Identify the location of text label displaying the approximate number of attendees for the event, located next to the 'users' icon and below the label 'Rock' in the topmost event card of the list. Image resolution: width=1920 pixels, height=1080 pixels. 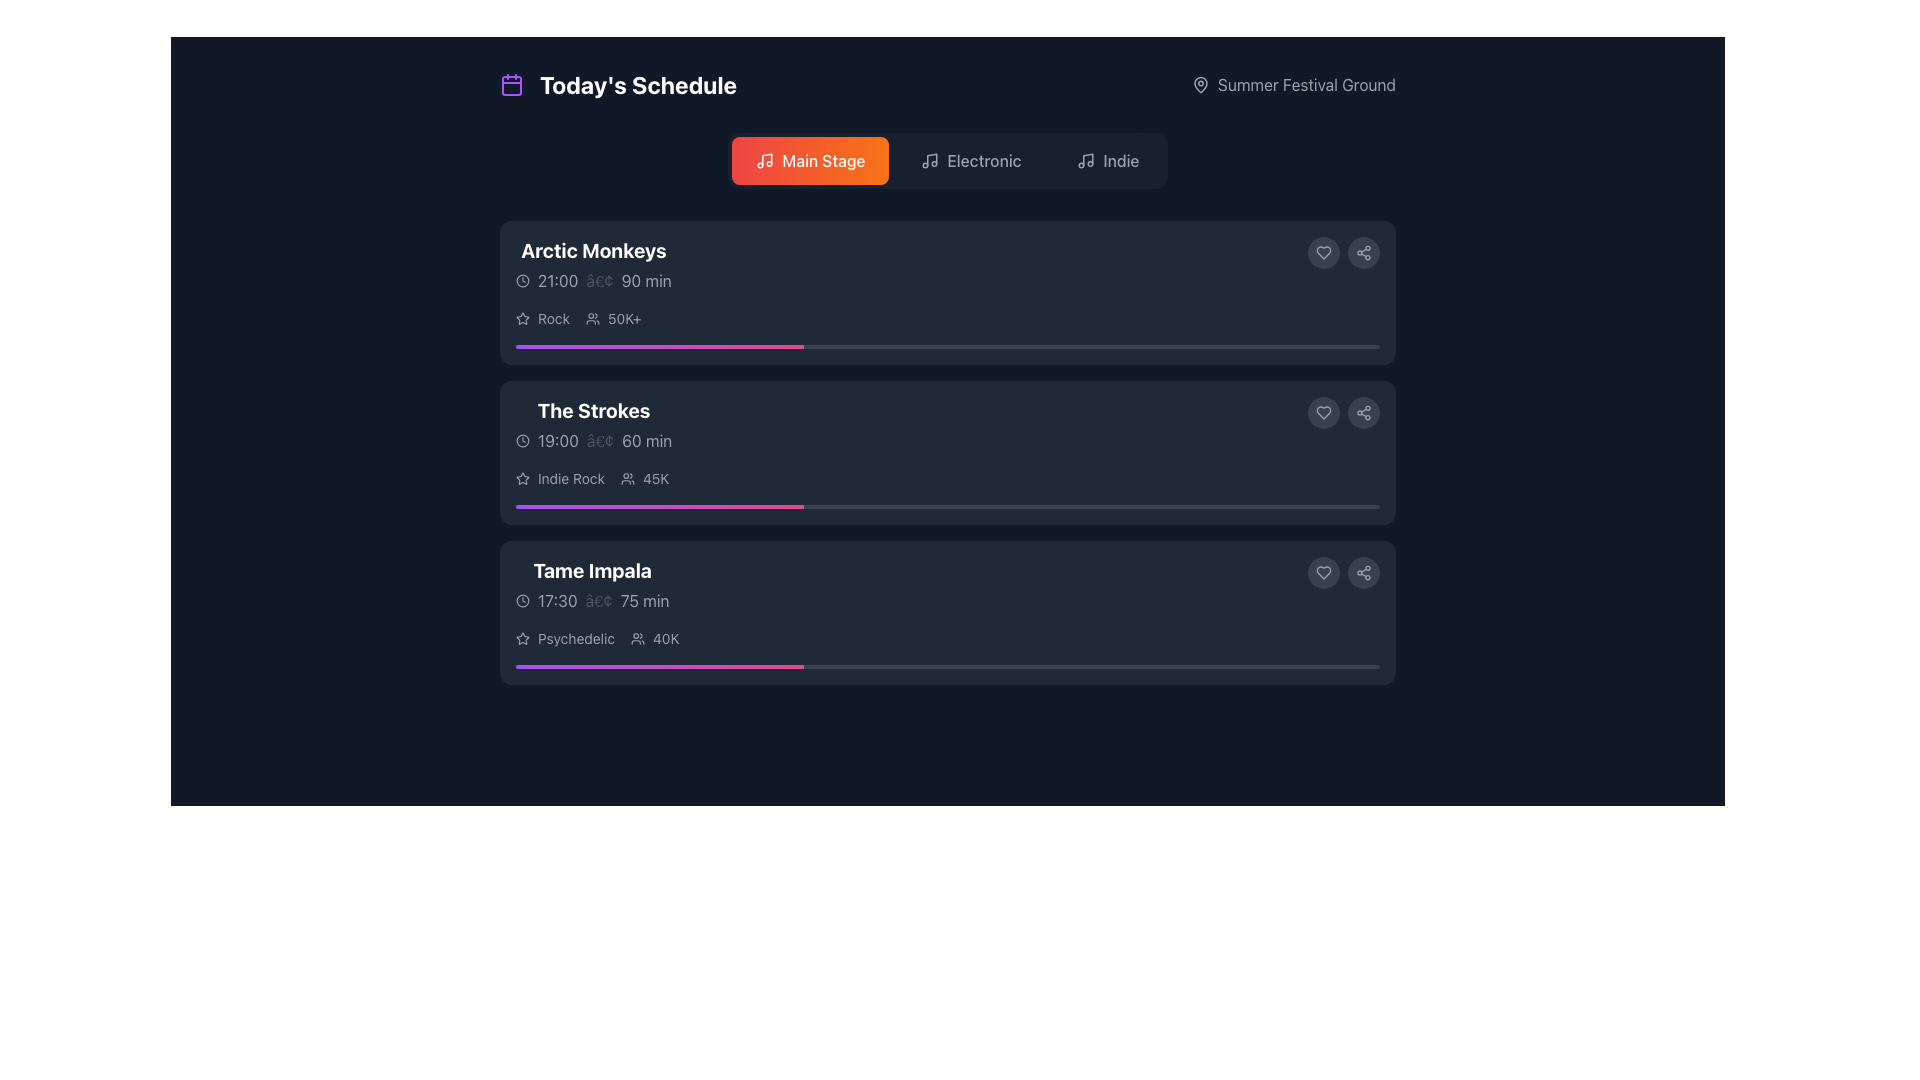
(612, 318).